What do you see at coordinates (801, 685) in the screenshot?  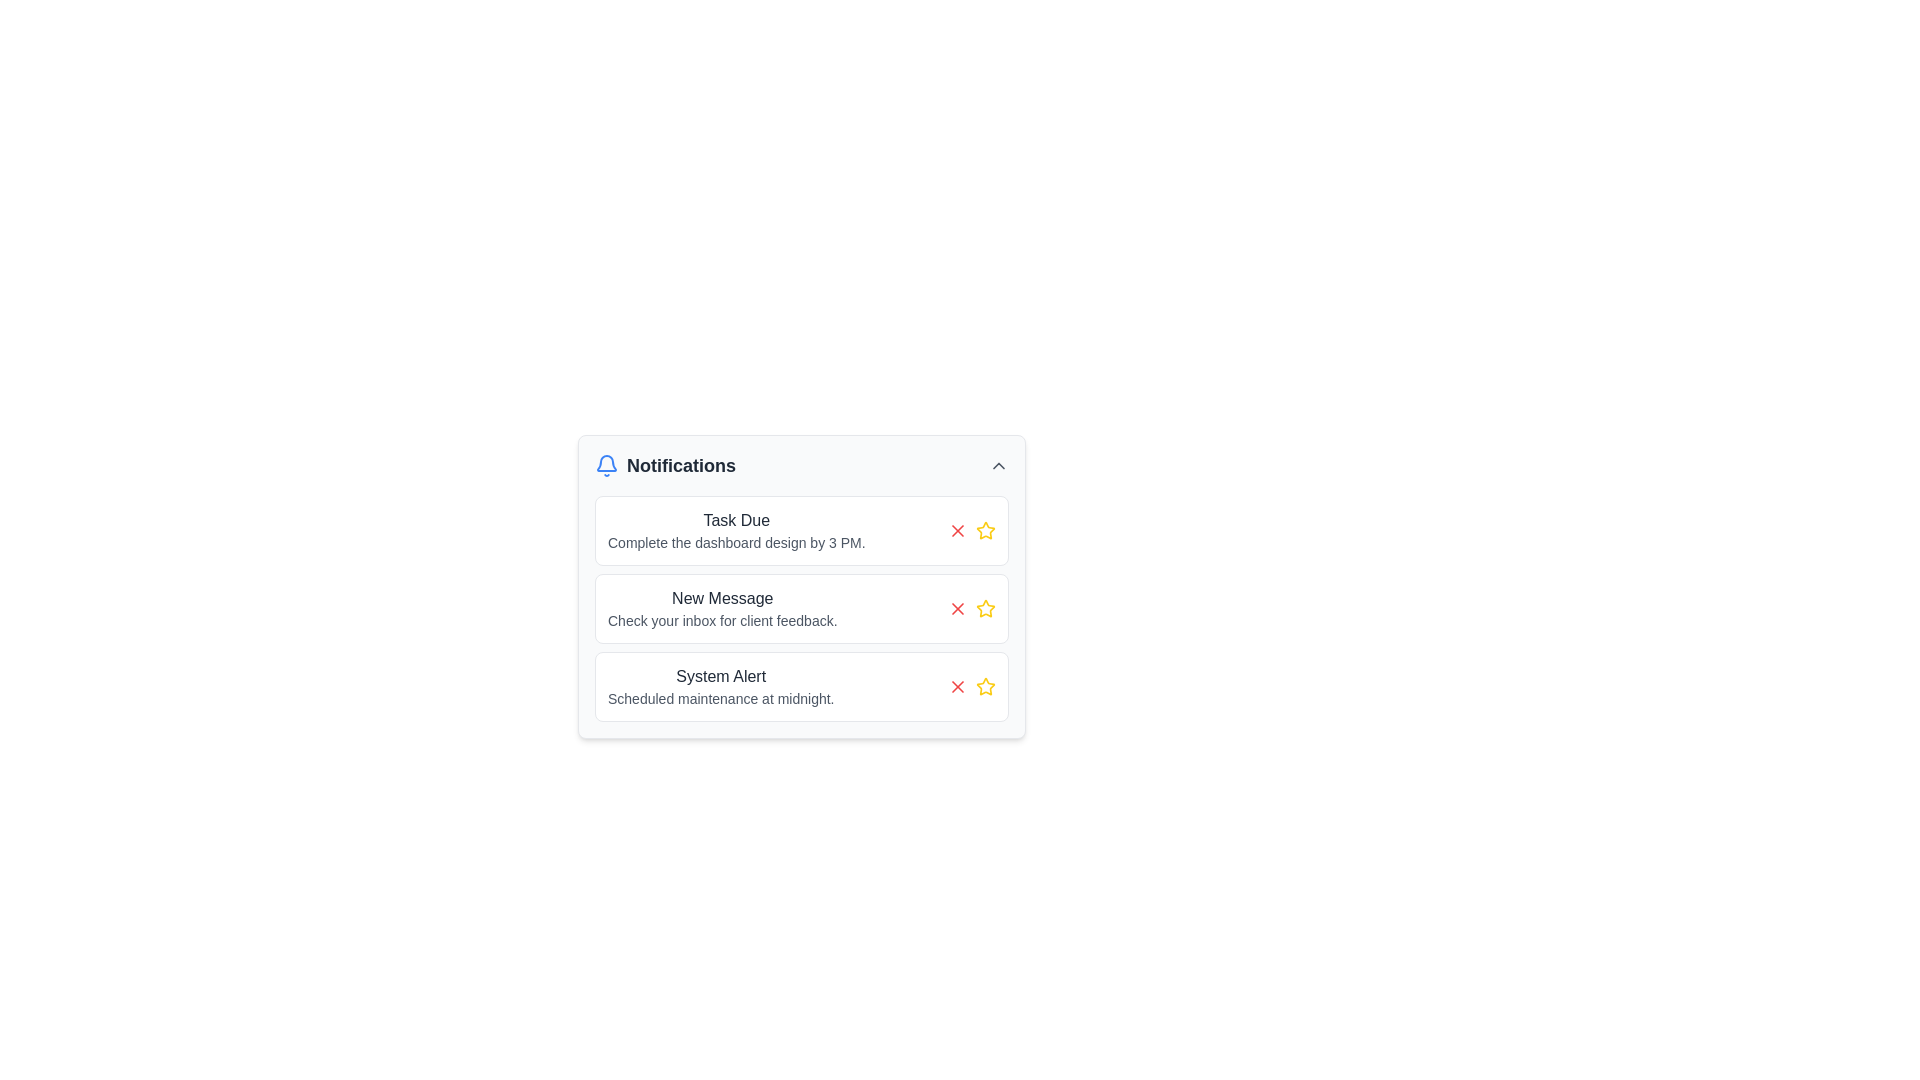 I see `the star icon in the 'System Alert' notification` at bounding box center [801, 685].